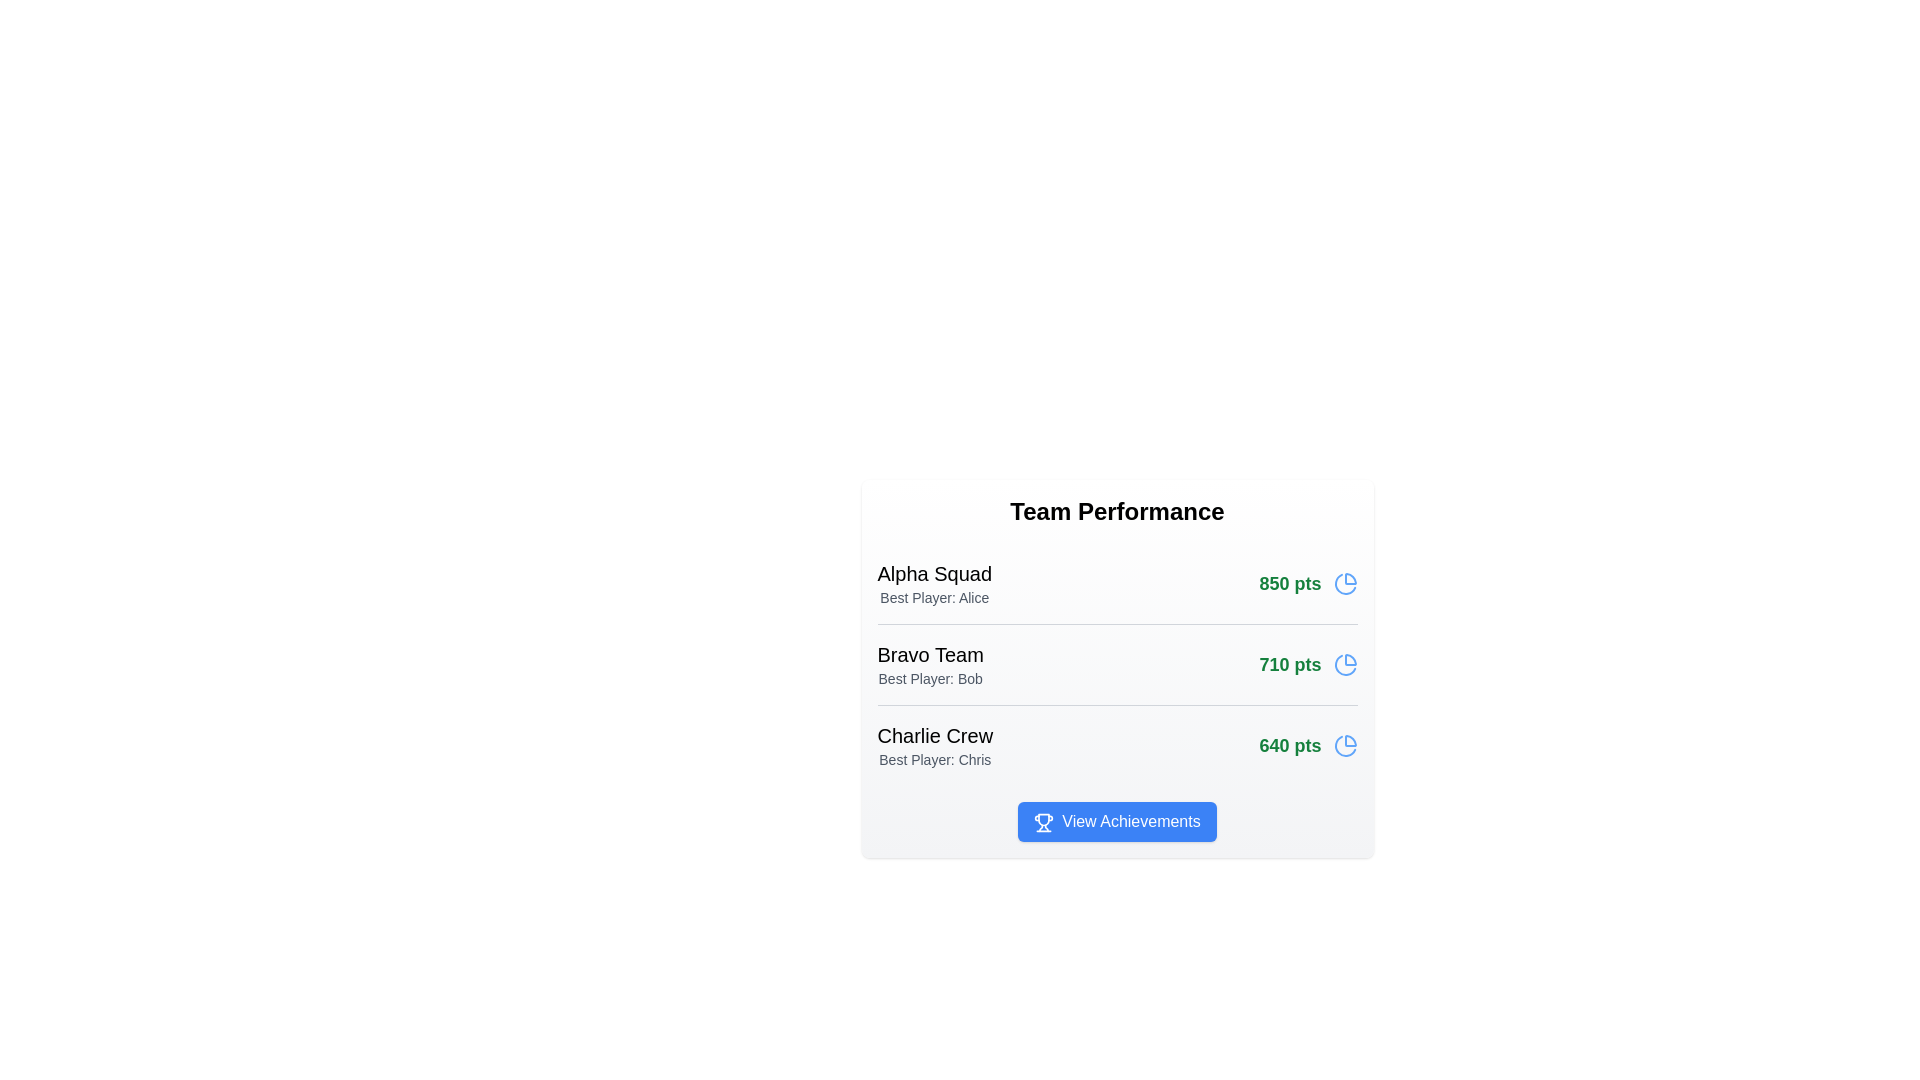  I want to click on the pie chart icon for Alpha Squad, so click(1345, 583).